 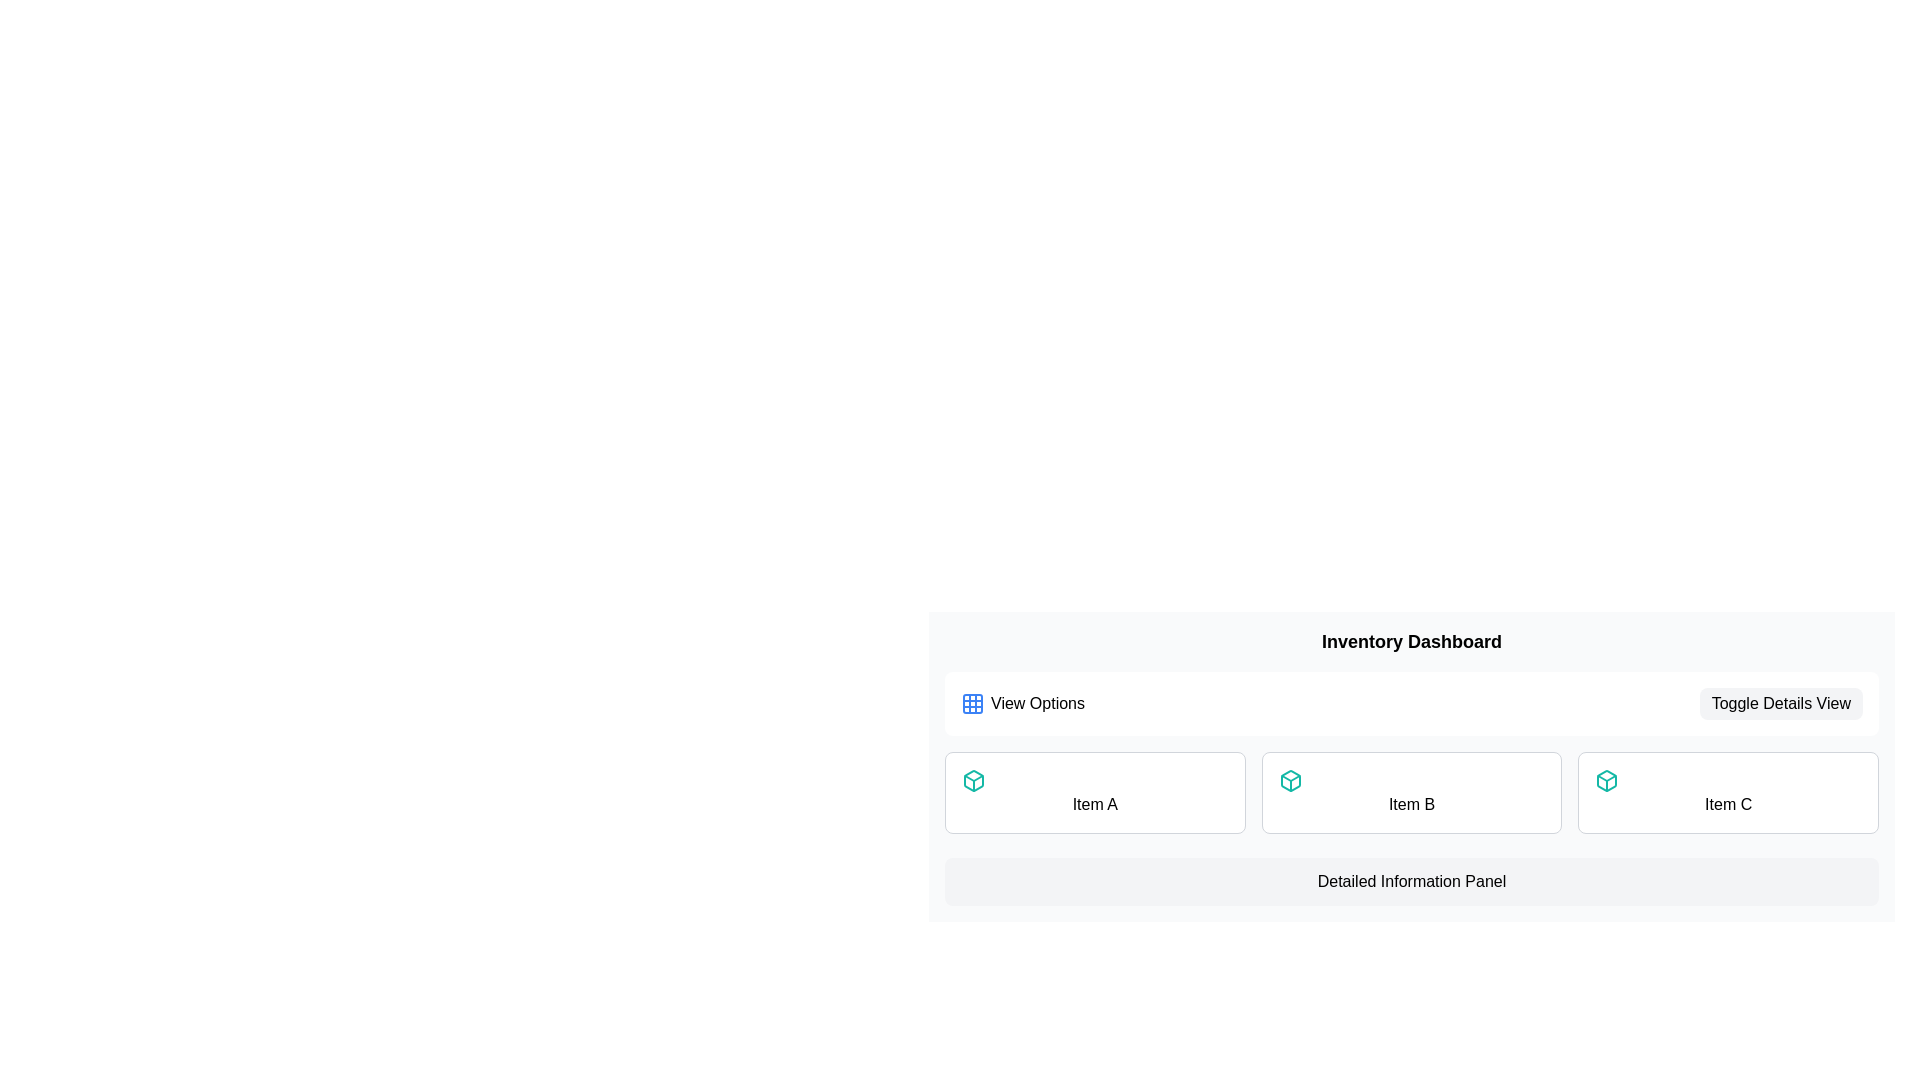 I want to click on the graphical icon located within the 'Item A' section, positioned towards the left among a row of similarly styled icons, so click(x=1290, y=779).